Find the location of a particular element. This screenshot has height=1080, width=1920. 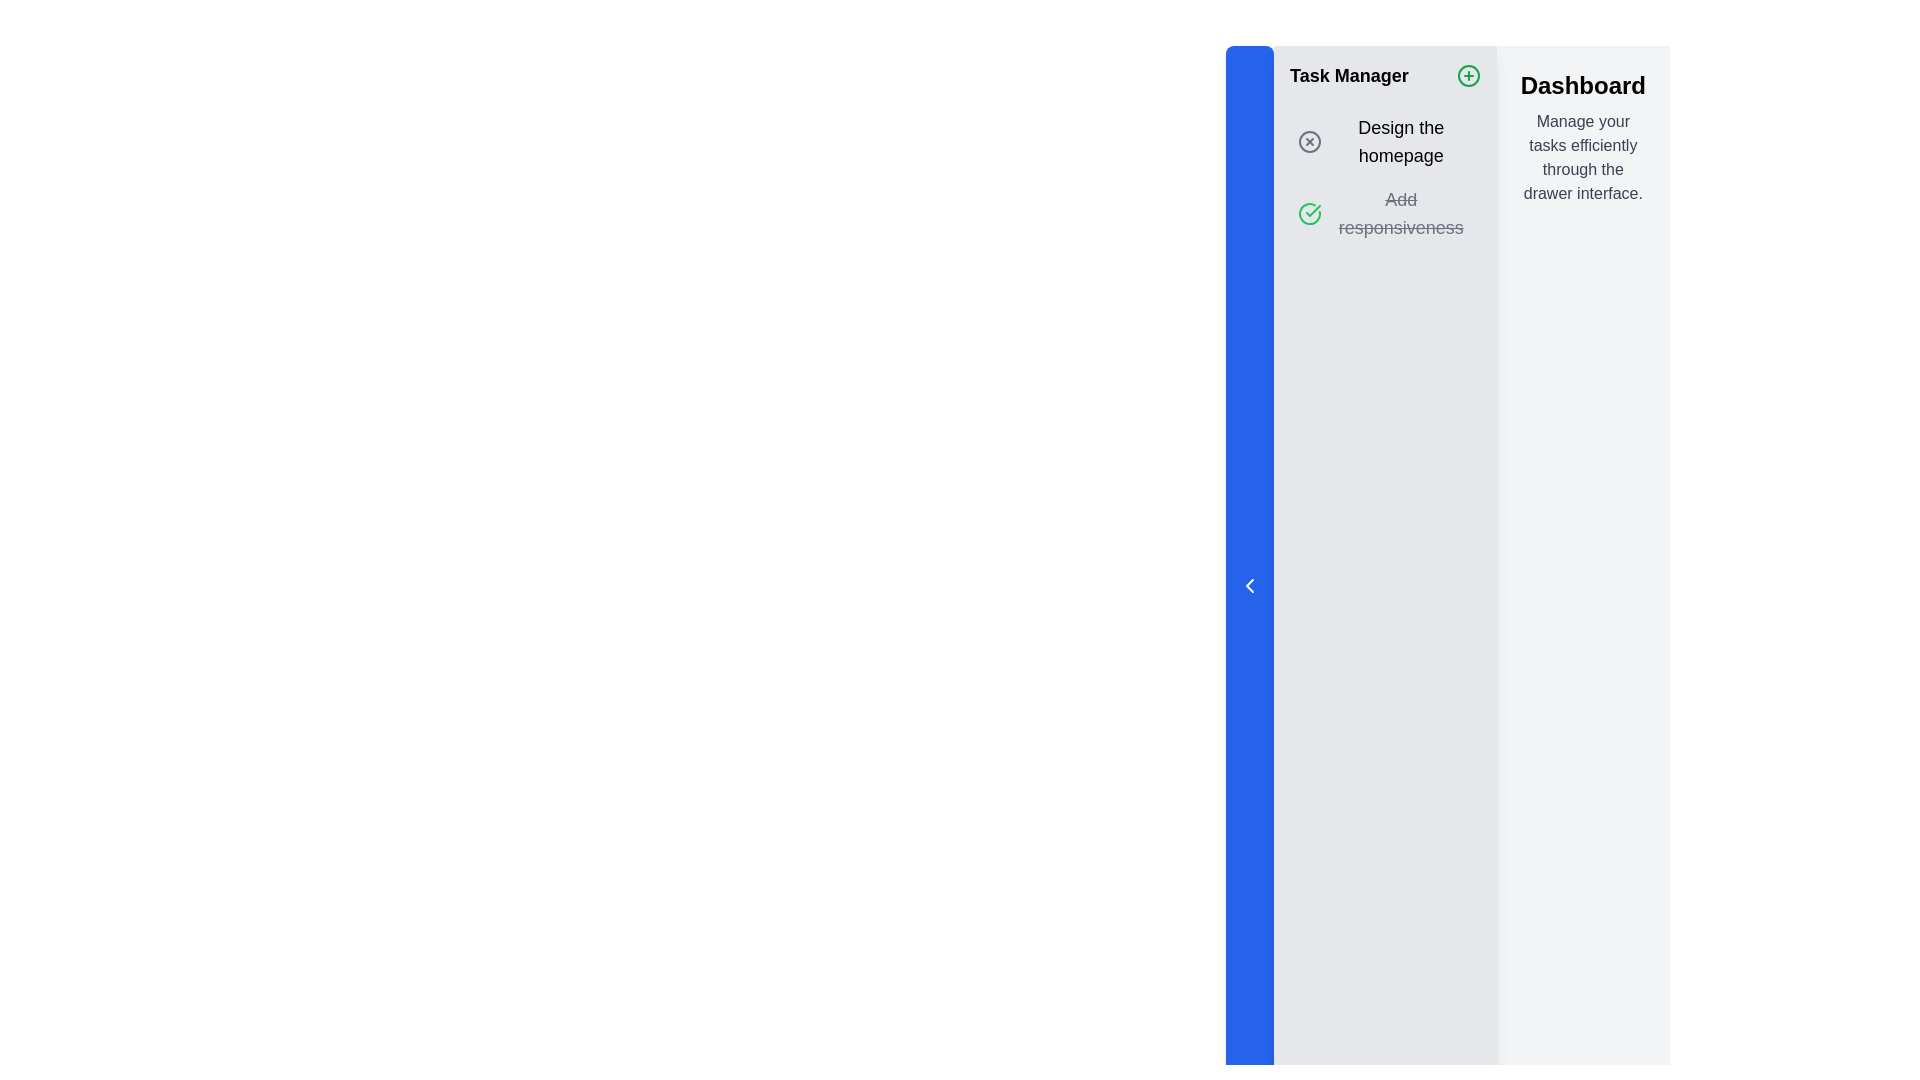

the green circular button with a plus symbol located in the right section of the 'Task Manager' header bar is located at coordinates (1468, 75).